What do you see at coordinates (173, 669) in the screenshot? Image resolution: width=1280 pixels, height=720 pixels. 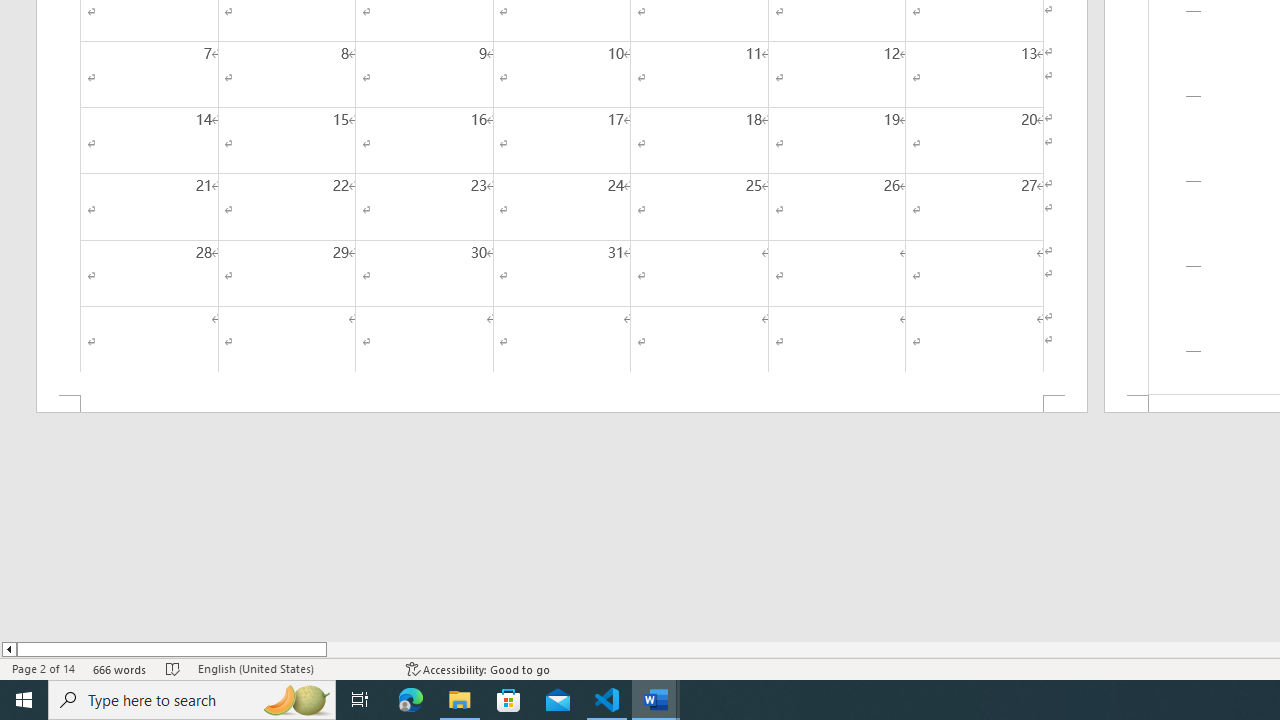 I see `'Spelling and Grammar Check No Errors'` at bounding box center [173, 669].